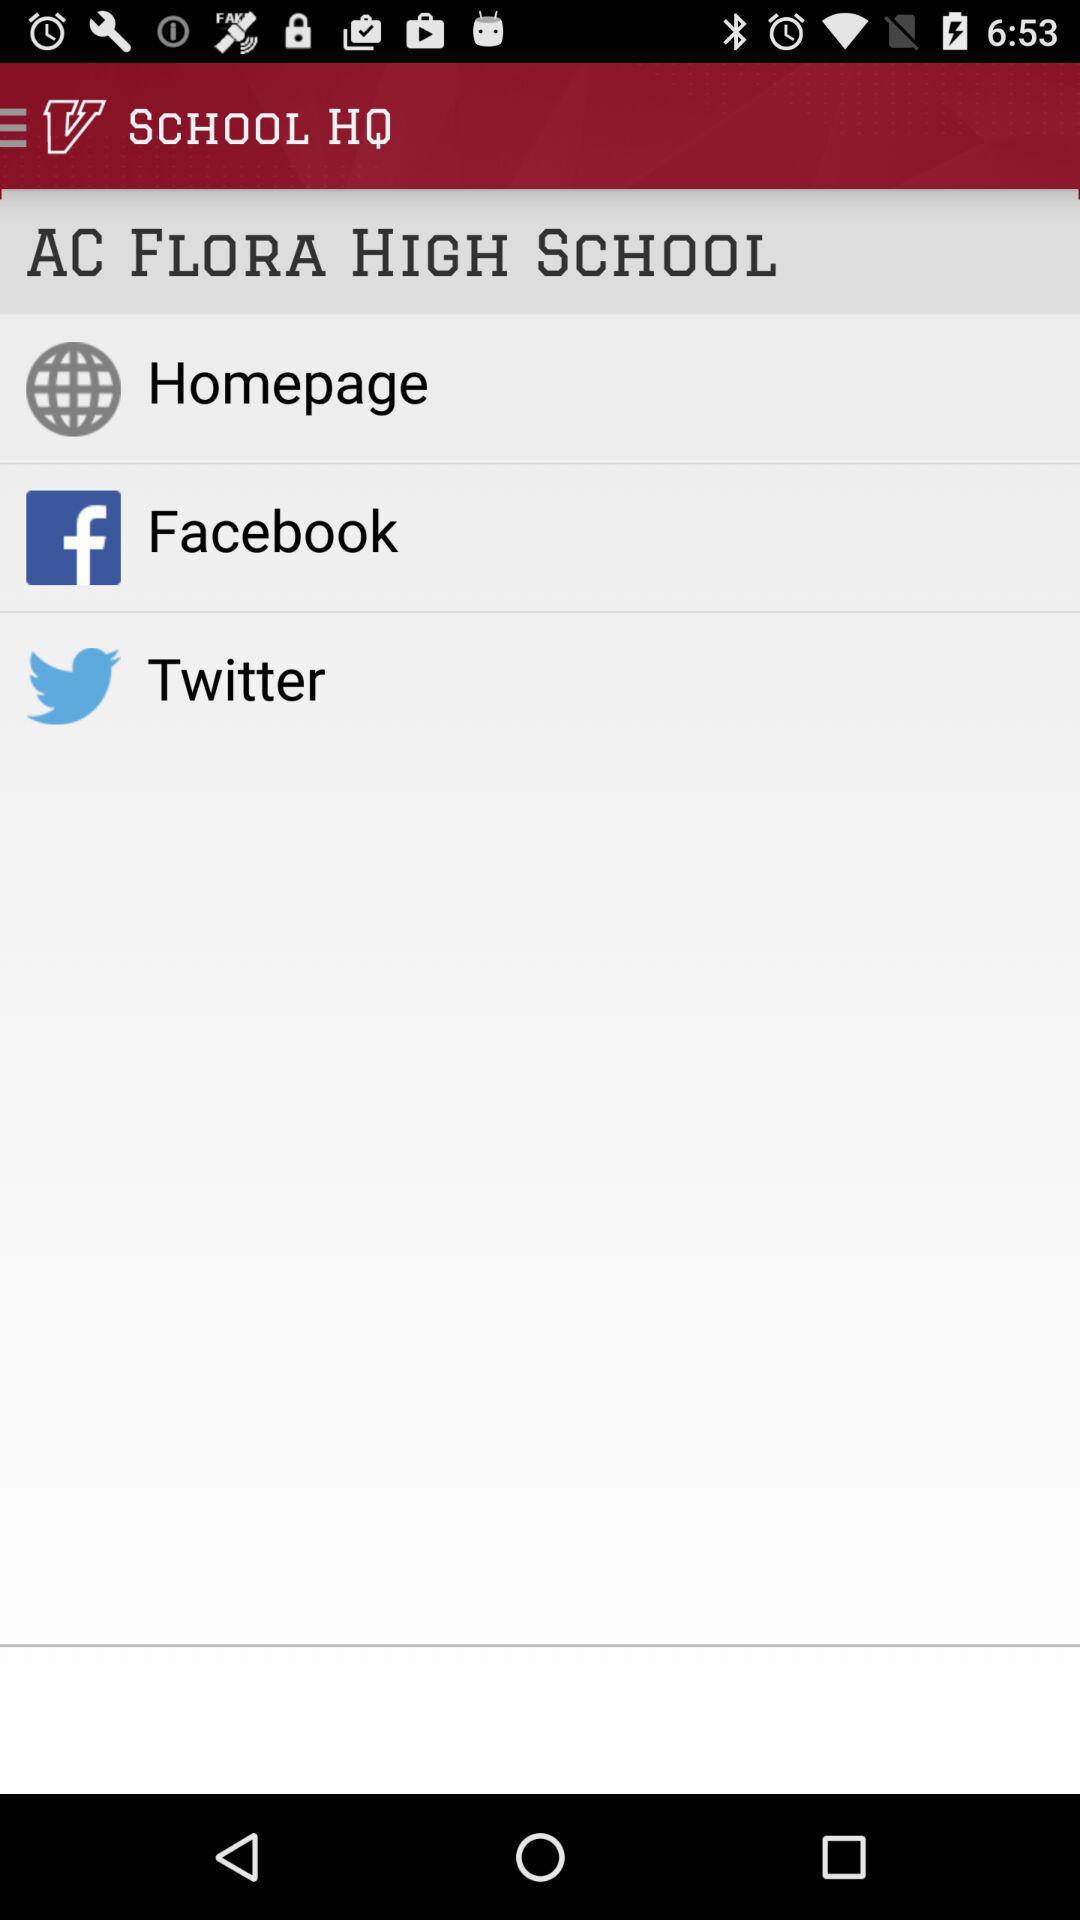 The height and width of the screenshot is (1920, 1080). What do you see at coordinates (599, 677) in the screenshot?
I see `the app at the center` at bounding box center [599, 677].